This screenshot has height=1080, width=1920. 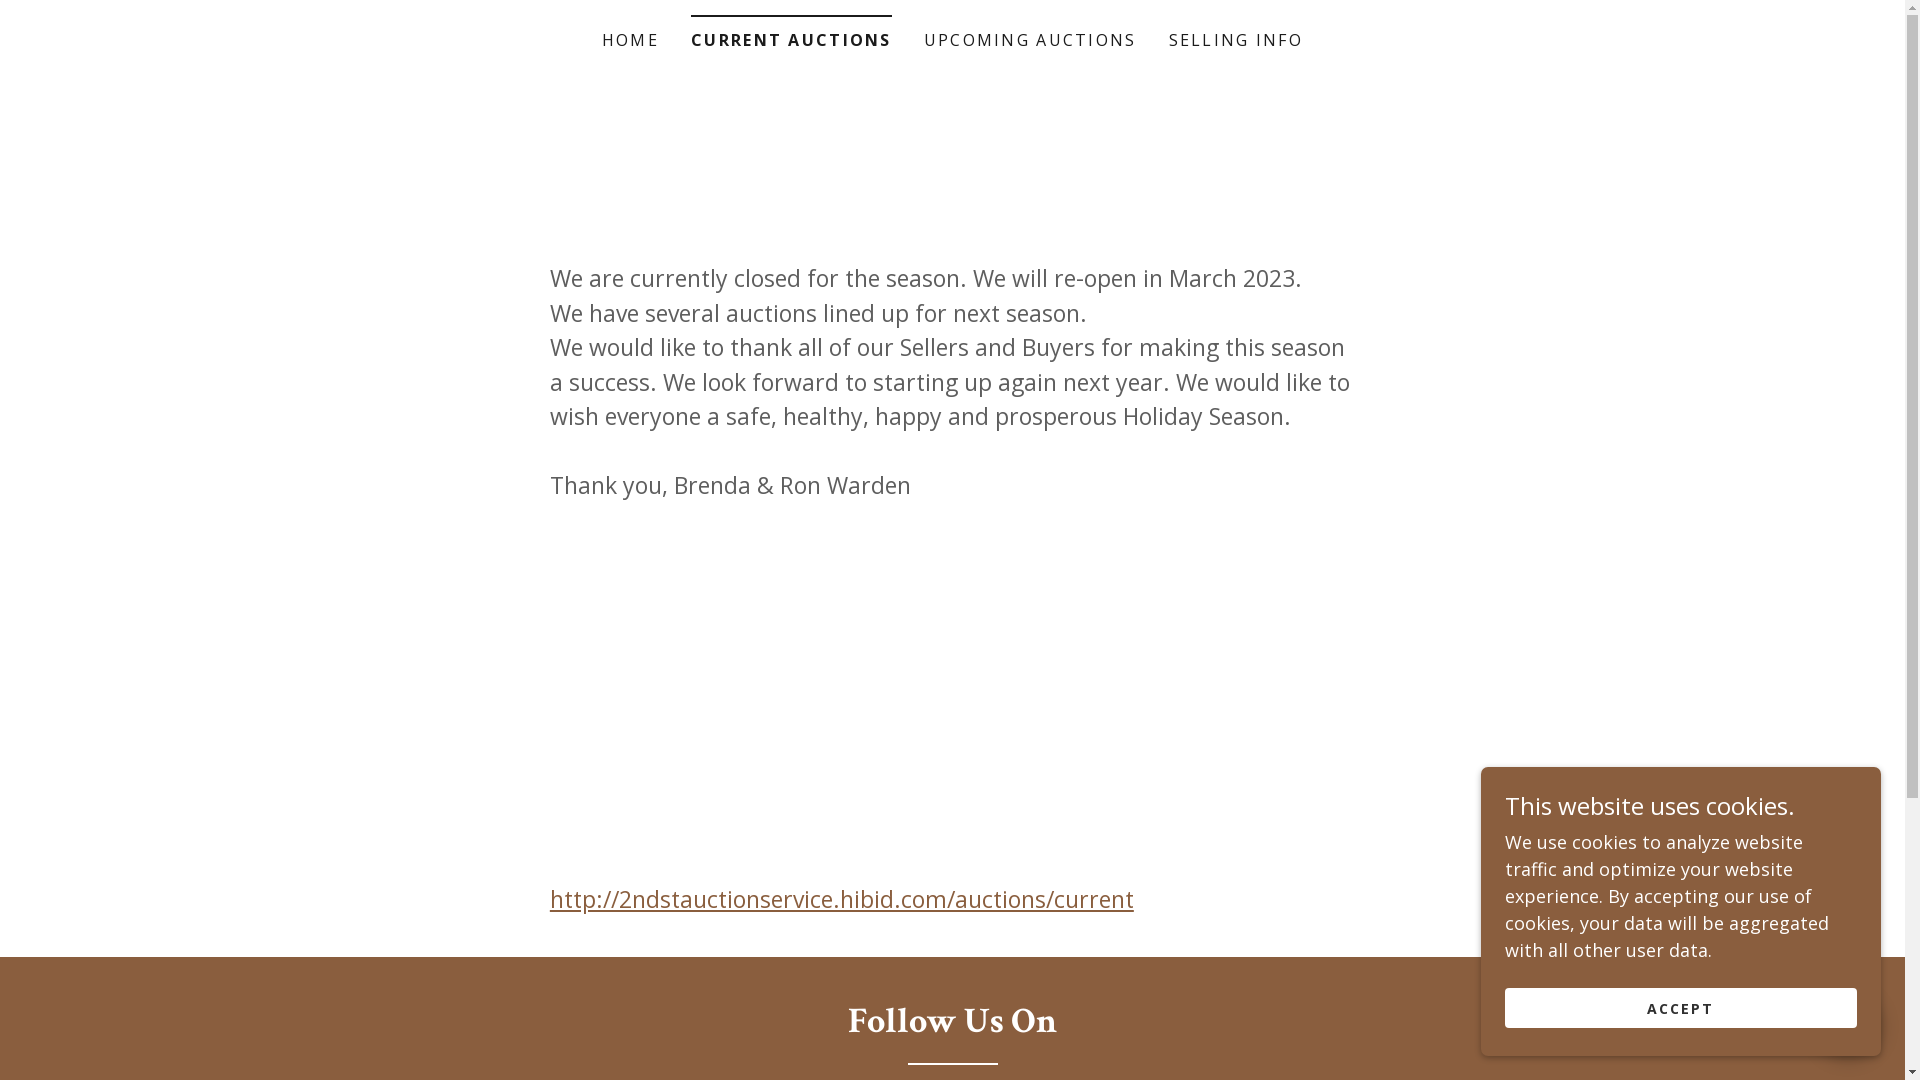 I want to click on 'SELLING INFO', so click(x=1235, y=39).